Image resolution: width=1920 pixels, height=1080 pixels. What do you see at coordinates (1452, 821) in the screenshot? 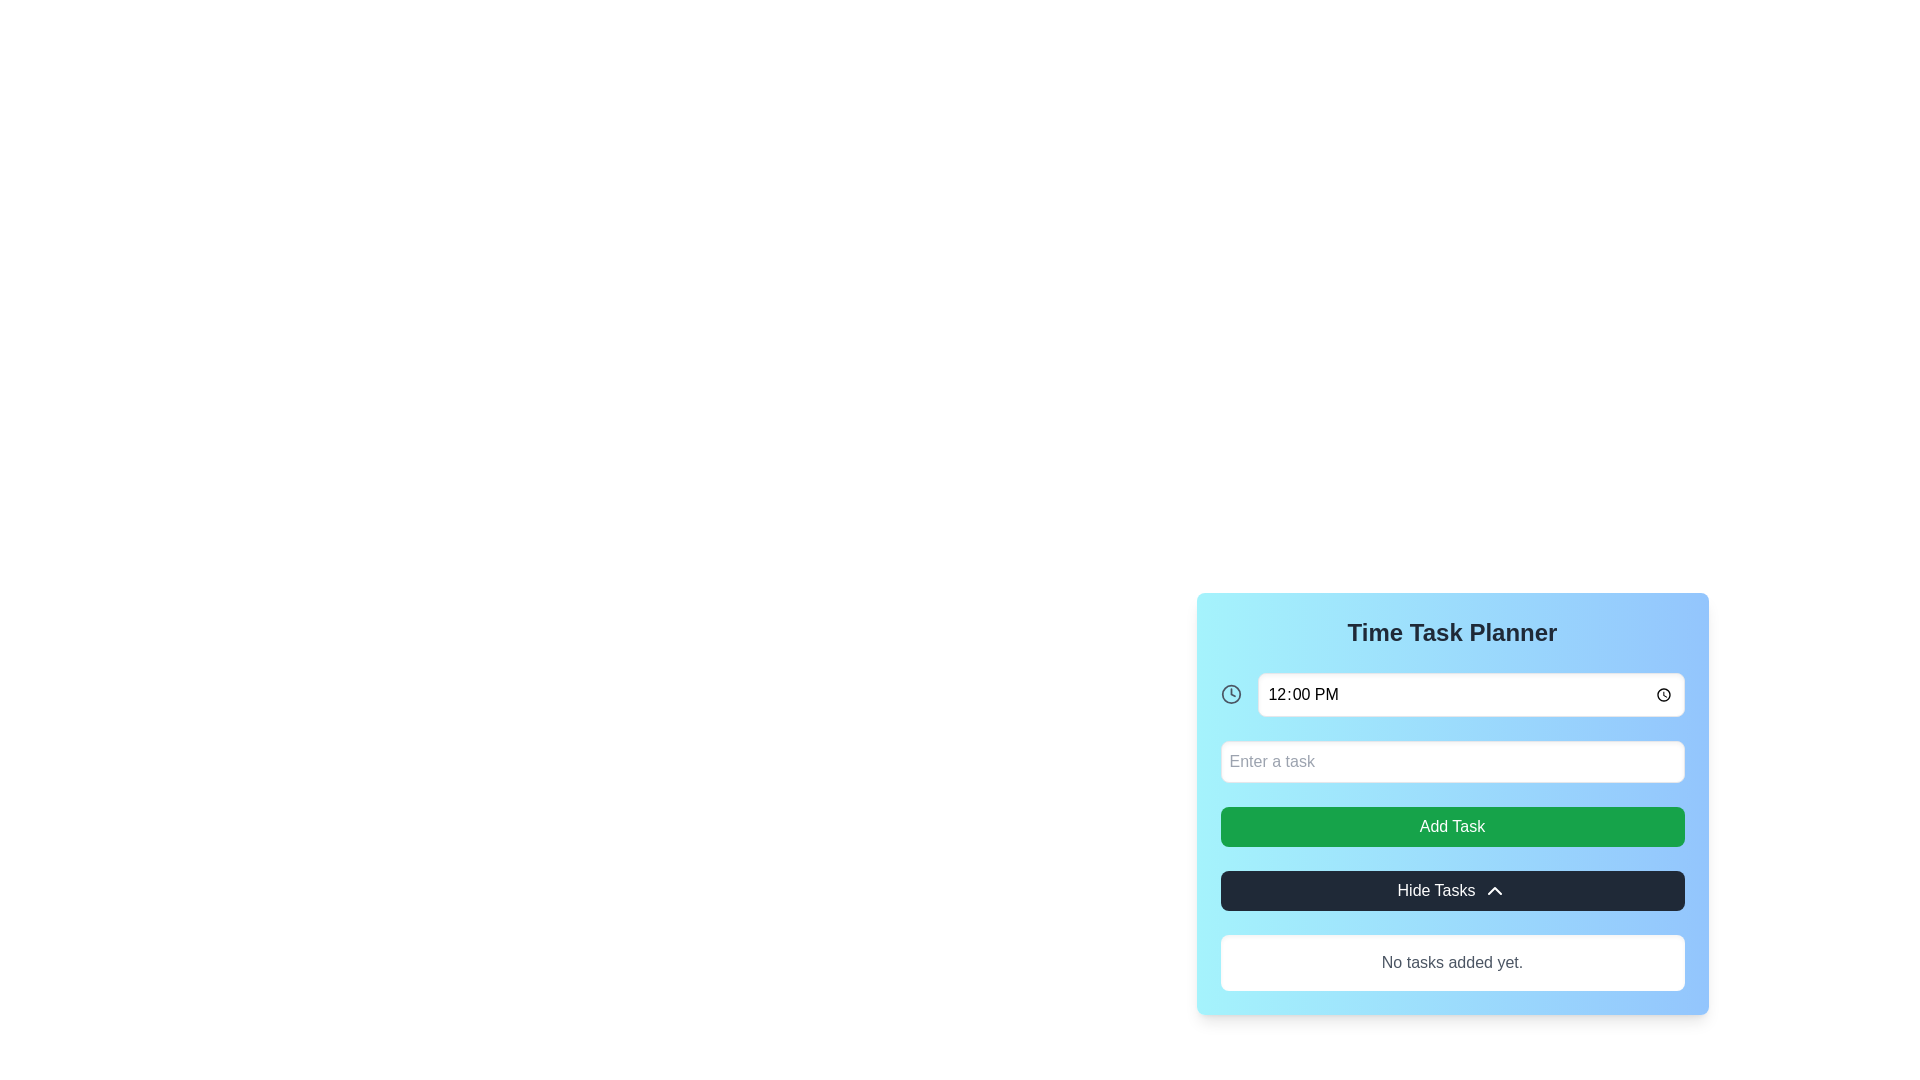
I see `the Interactive panel titled 'Time Task Planner'` at bounding box center [1452, 821].